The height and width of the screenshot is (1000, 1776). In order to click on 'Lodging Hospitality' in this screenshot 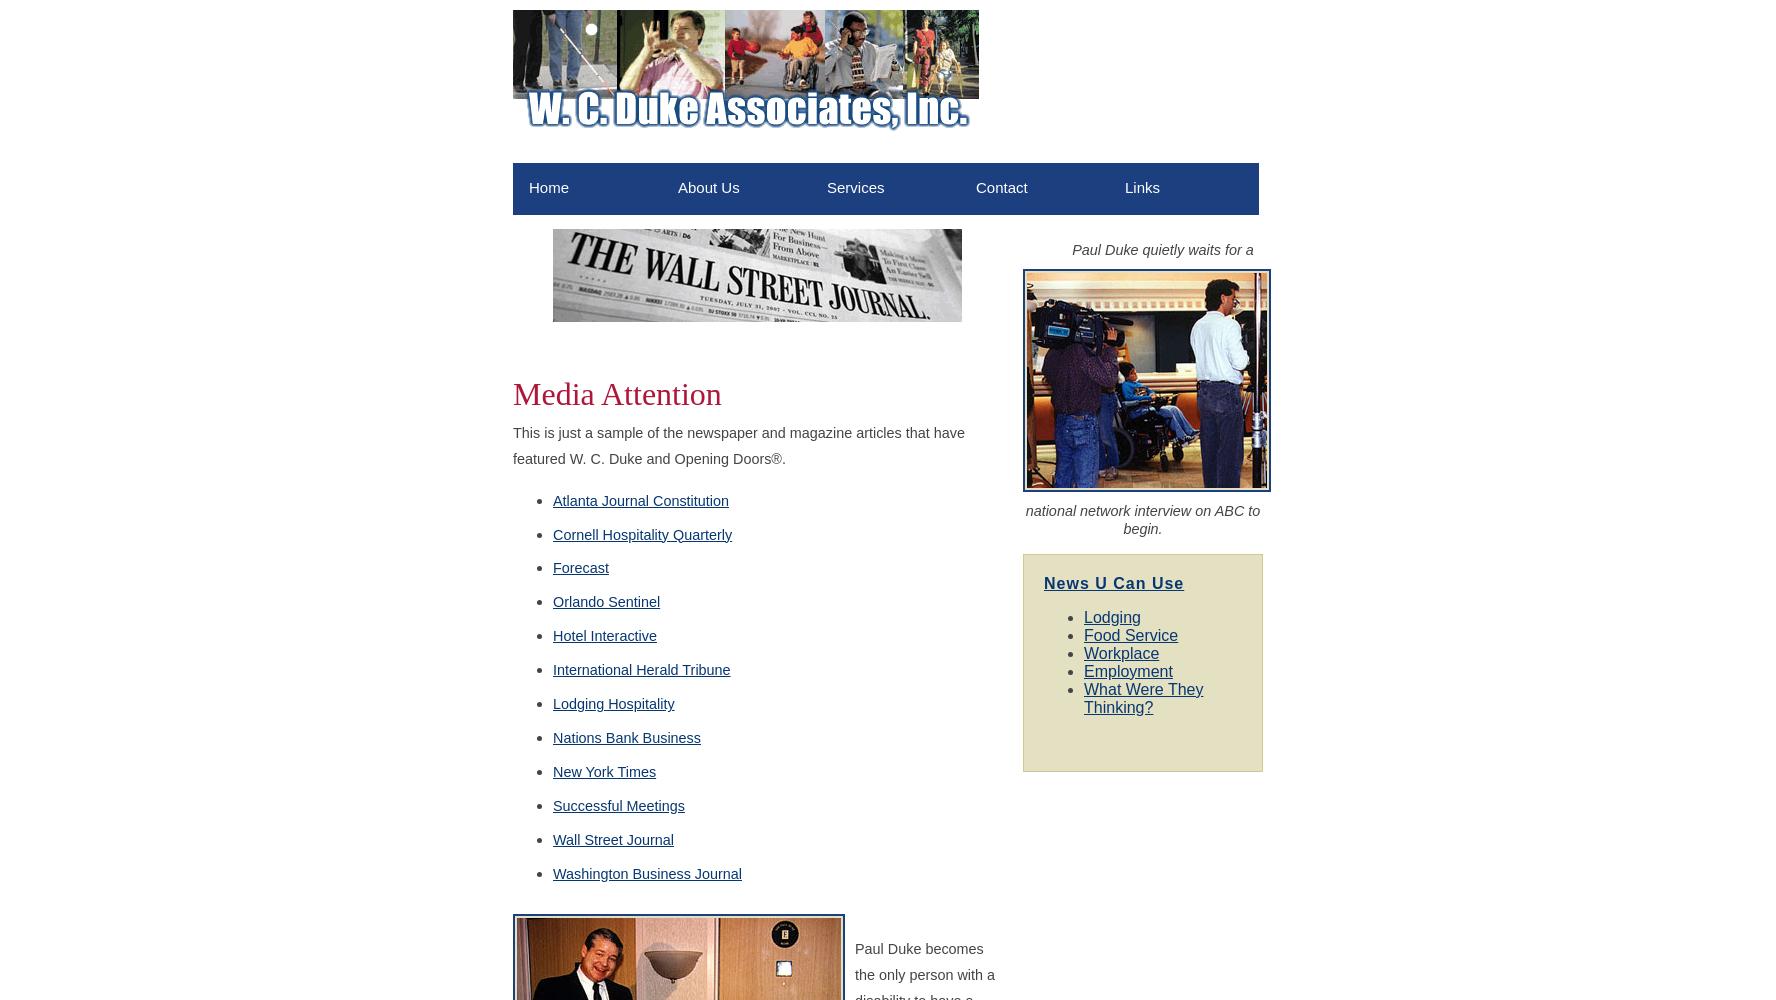, I will do `click(612, 703)`.